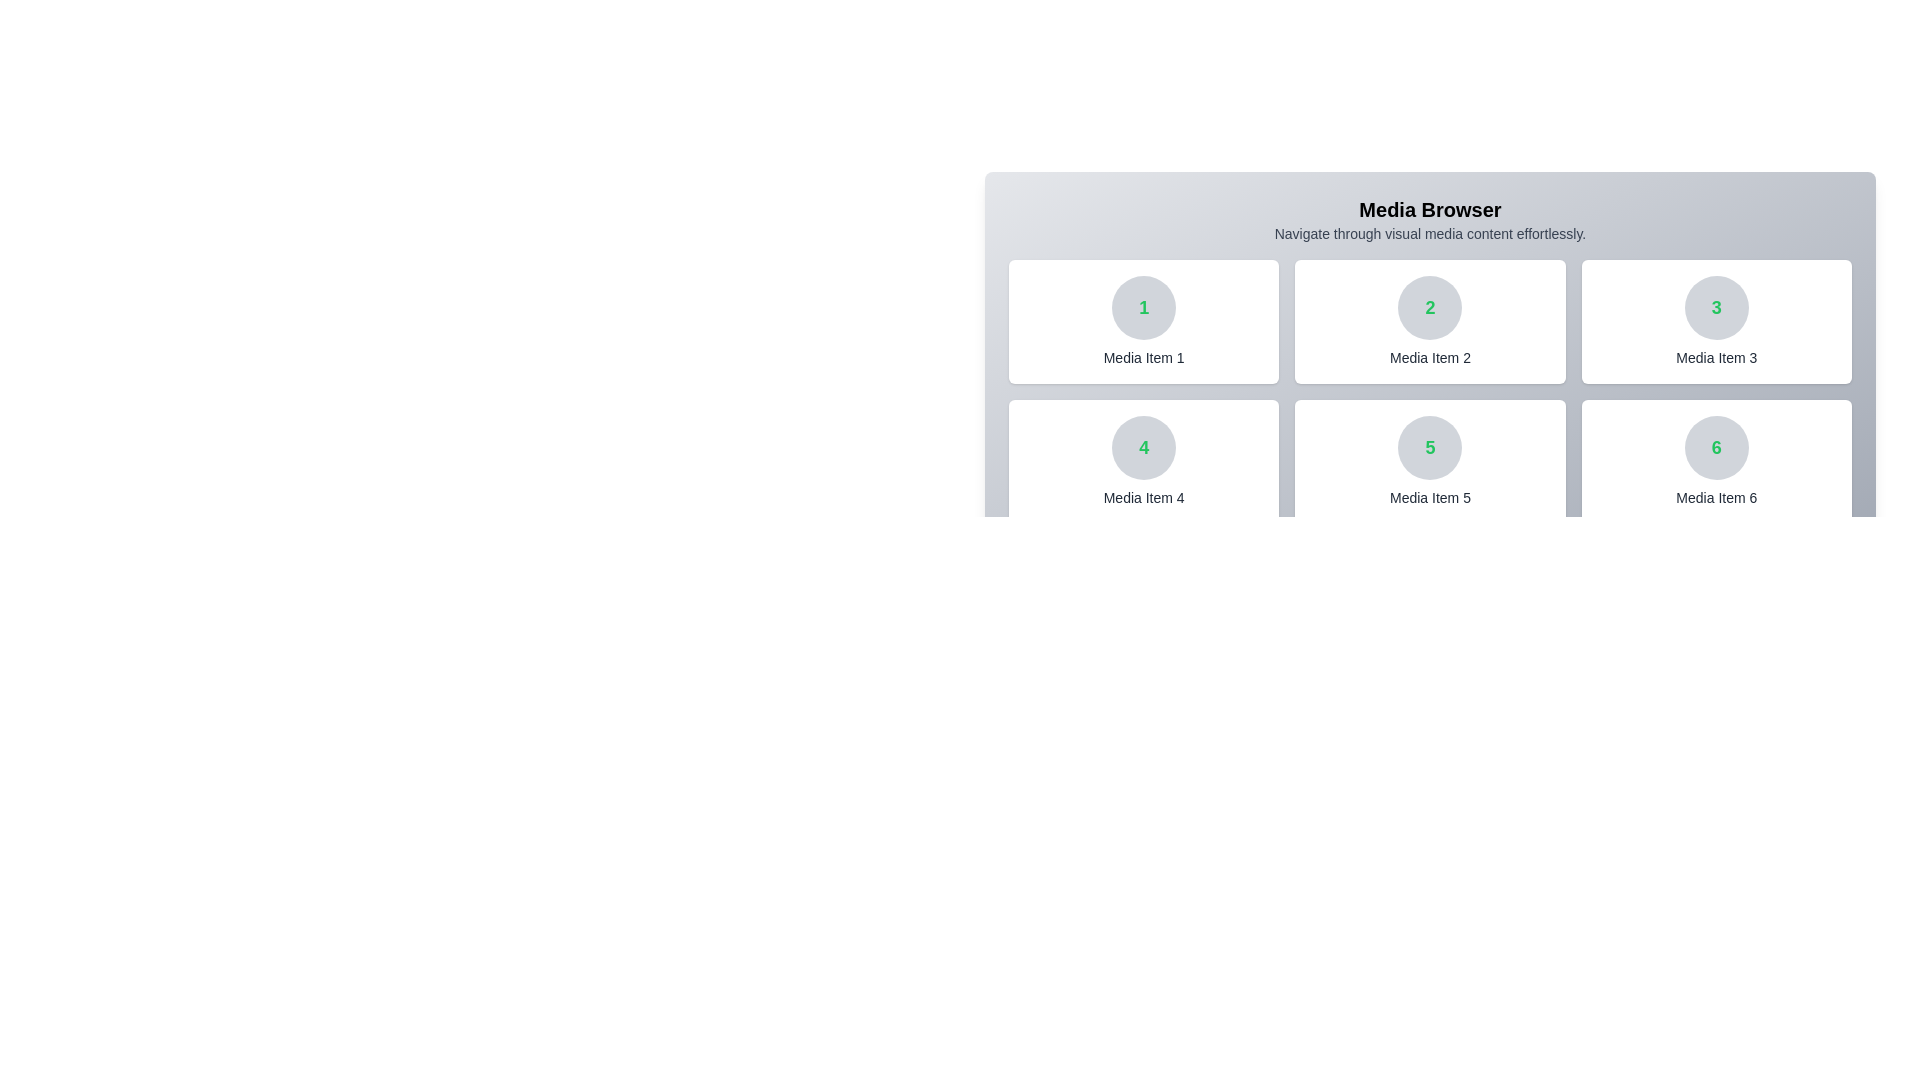 This screenshot has height=1080, width=1920. Describe the element at coordinates (1429, 357) in the screenshot. I see `the static text label displaying 'Media Item 2', which is styled in gray and positioned below the circular element with the number '2'` at that location.